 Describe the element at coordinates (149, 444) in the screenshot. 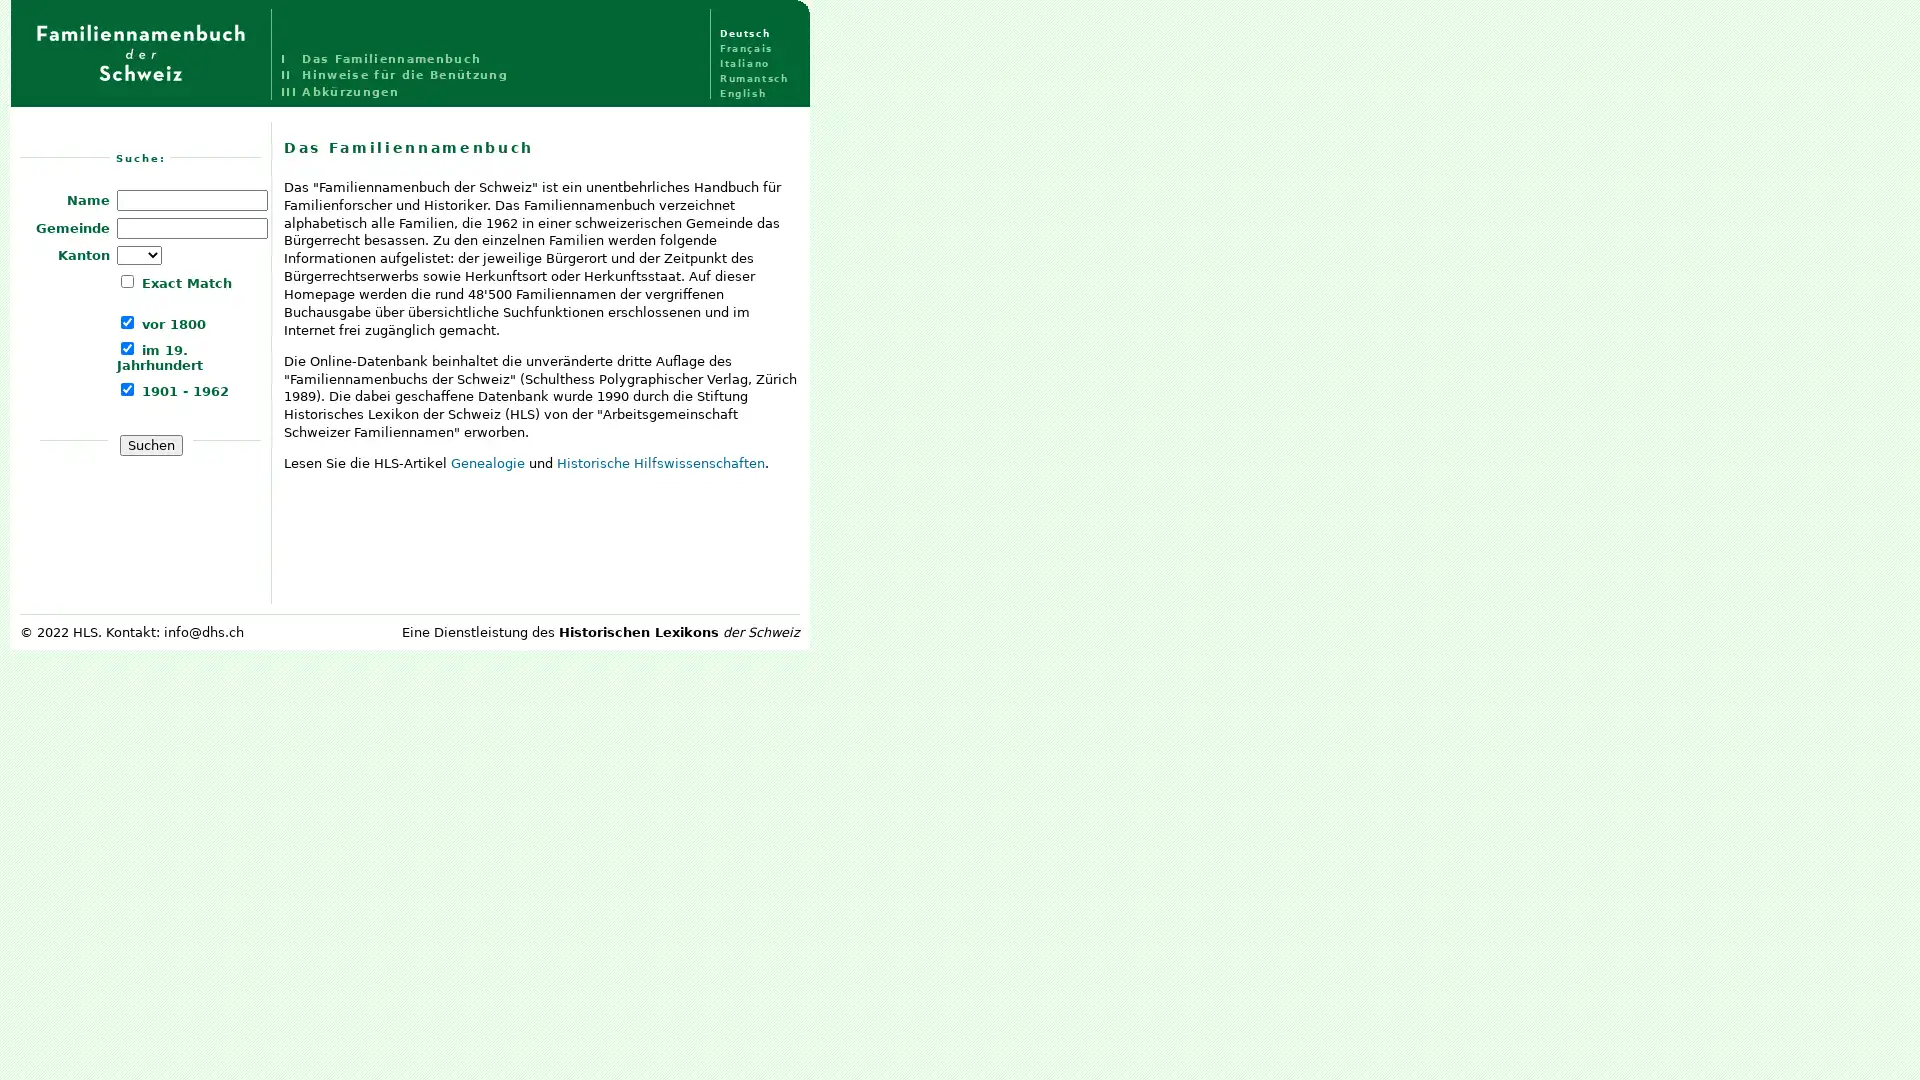

I see `Suchen` at that location.